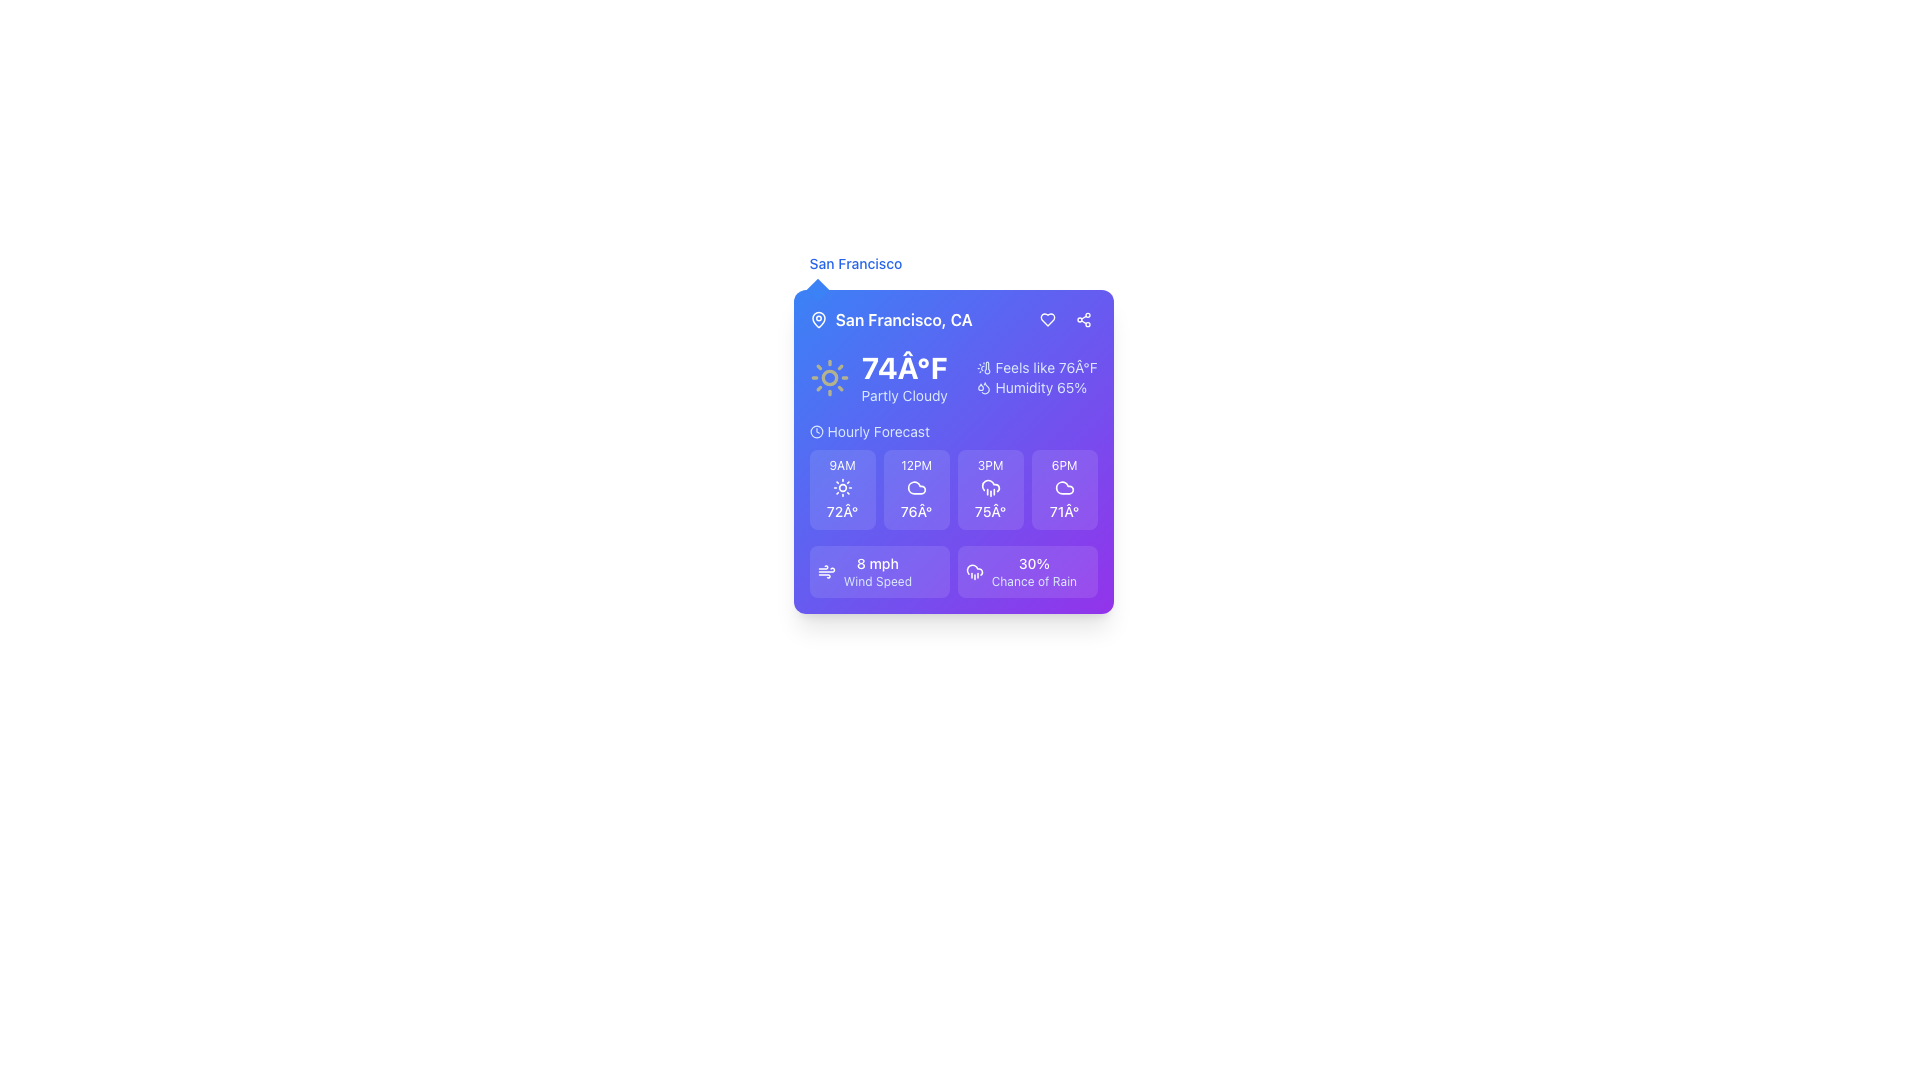 This screenshot has width=1920, height=1080. Describe the element at coordinates (974, 571) in the screenshot. I see `the rain likelihood icon located in the bottom-right card of the weather information section, which is directly to the left of the text '30% Chance of Rain'. This icon is the only weather icon in this specific card` at that location.